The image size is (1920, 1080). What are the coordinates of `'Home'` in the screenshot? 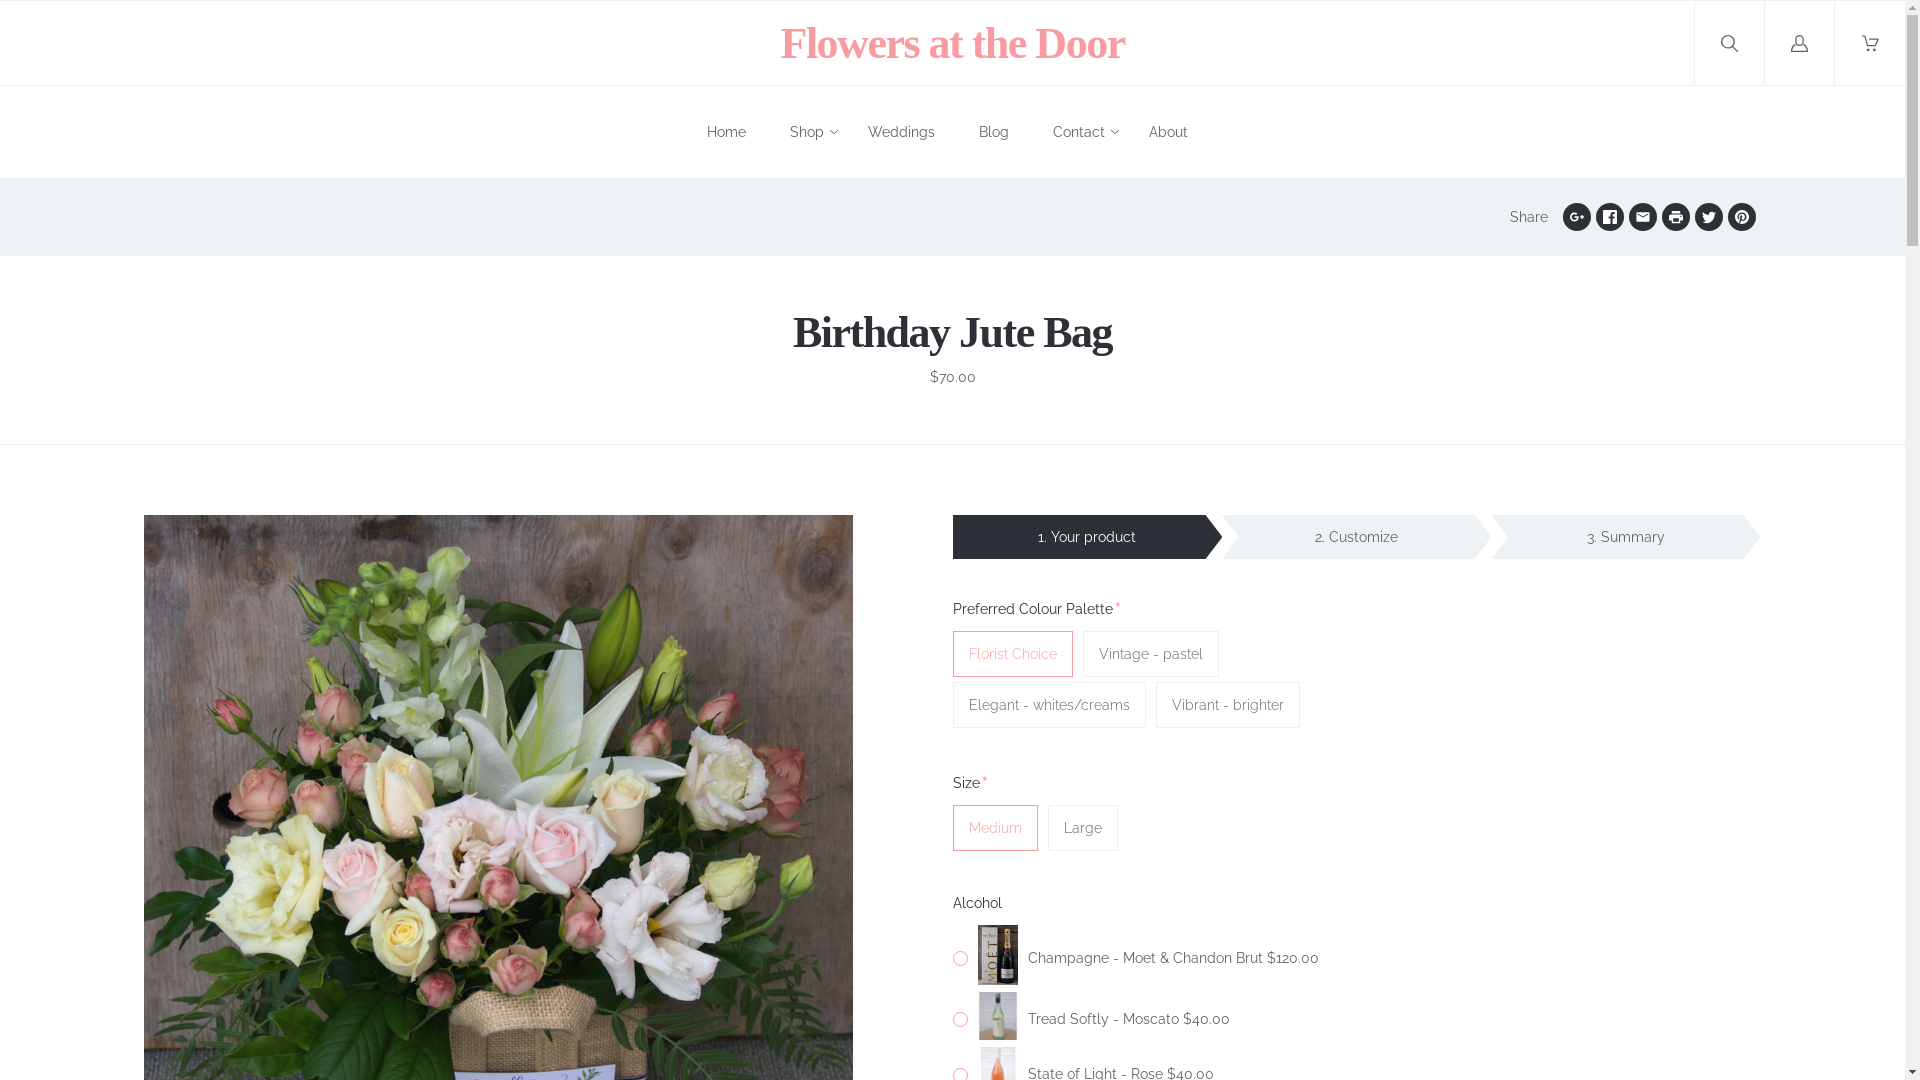 It's located at (725, 132).